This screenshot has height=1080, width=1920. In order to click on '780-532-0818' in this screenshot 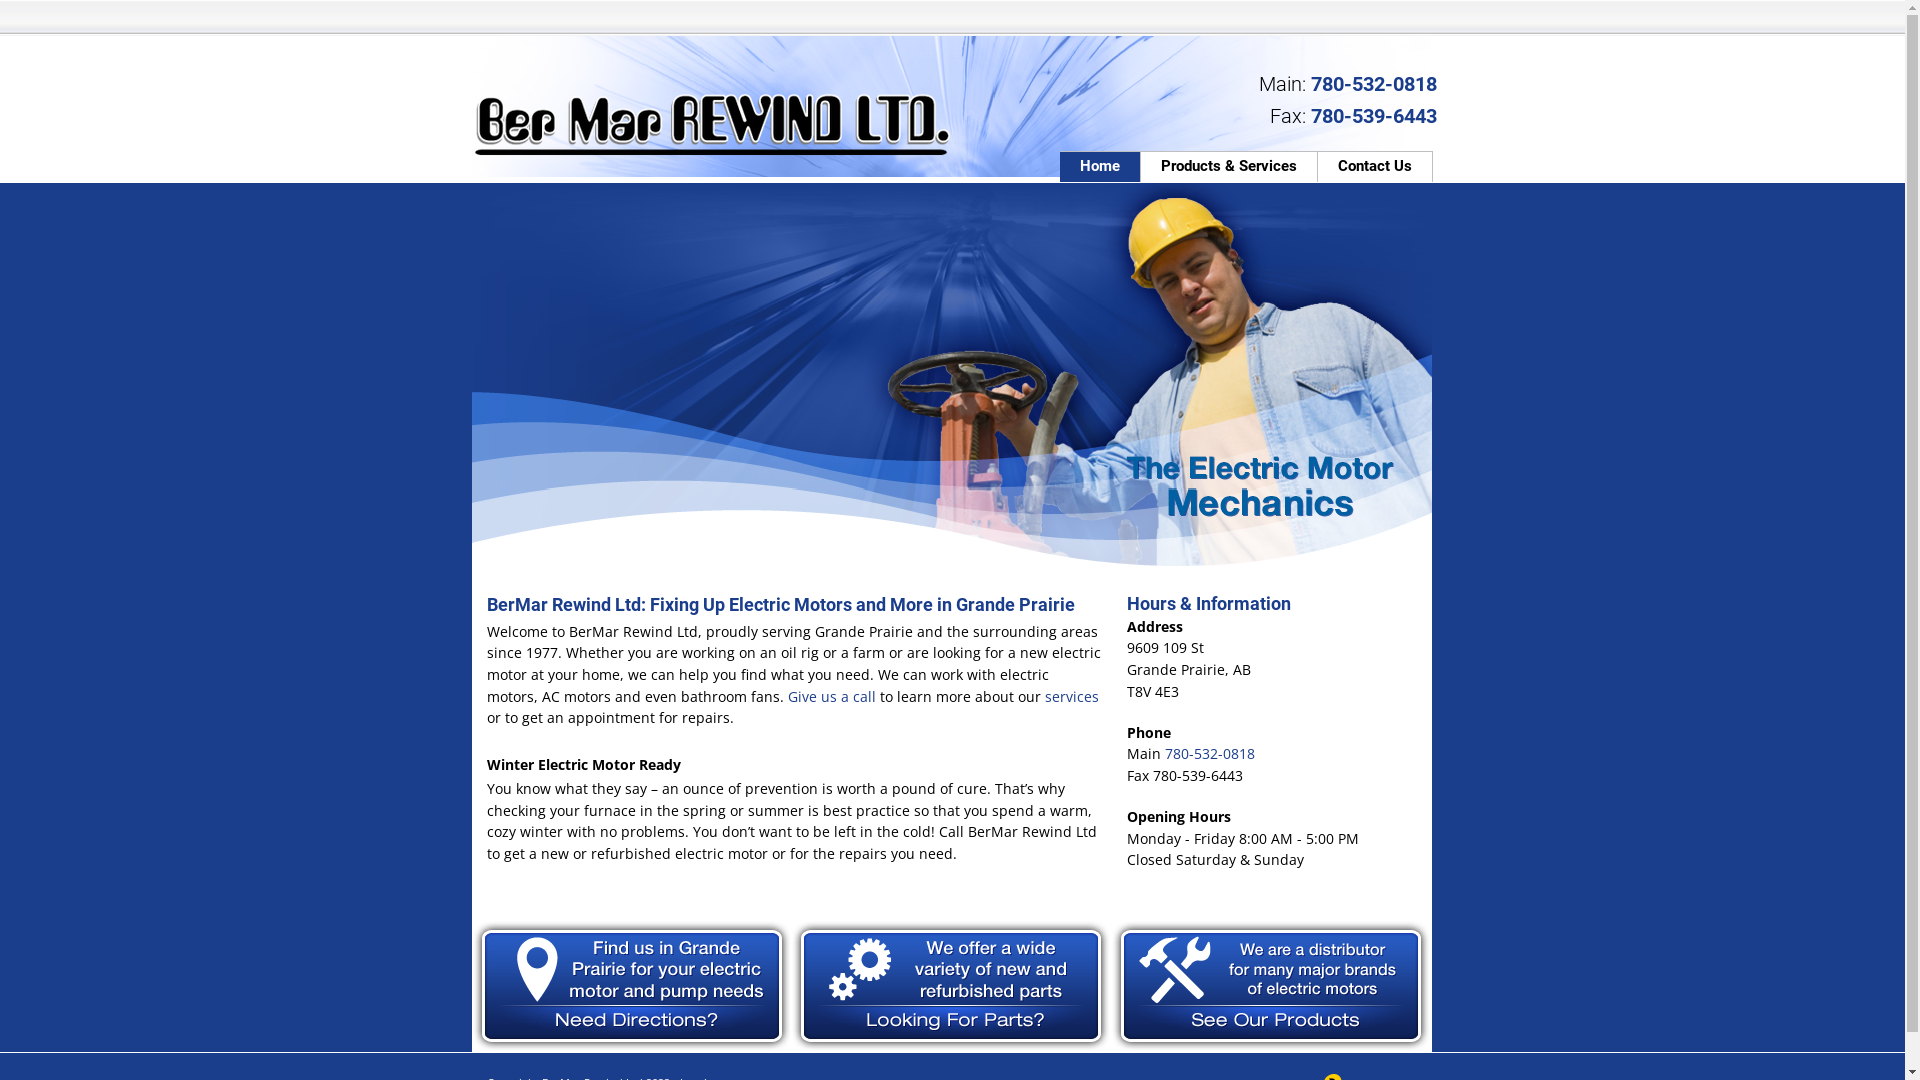, I will do `click(1370, 83)`.